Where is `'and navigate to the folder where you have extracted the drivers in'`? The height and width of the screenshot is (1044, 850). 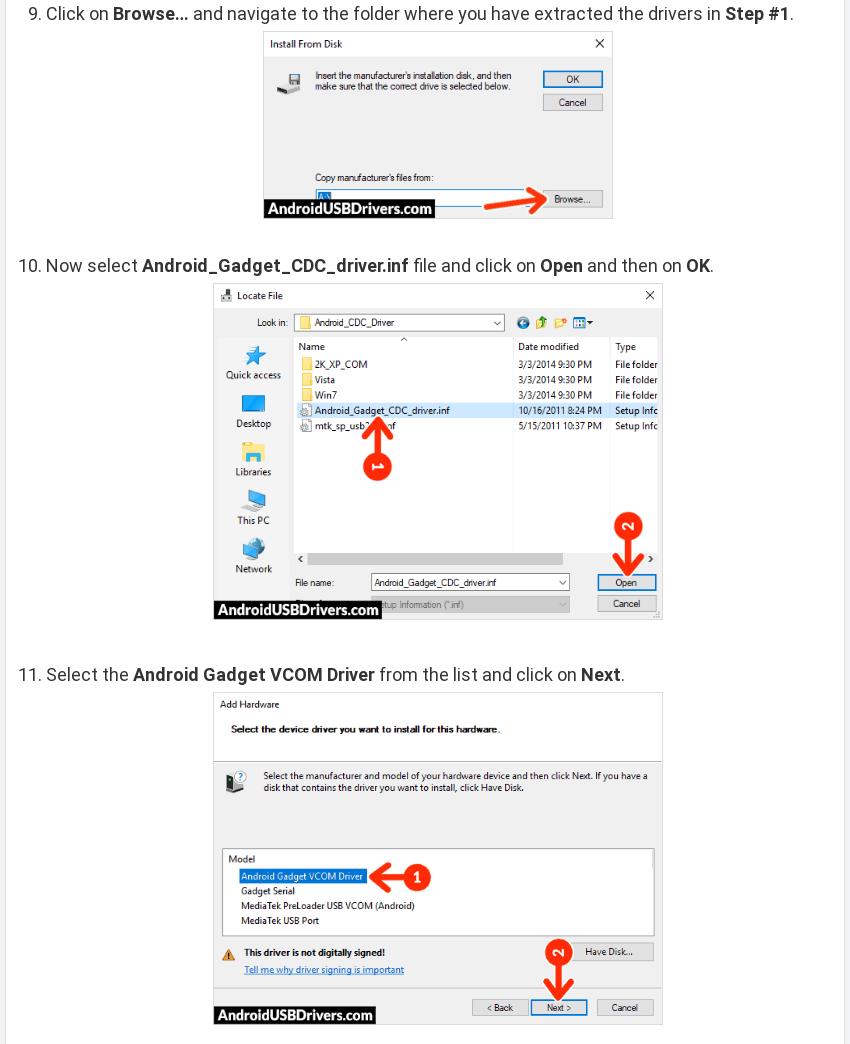
'and navigate to the folder where you have extracted the drivers in' is located at coordinates (455, 12).